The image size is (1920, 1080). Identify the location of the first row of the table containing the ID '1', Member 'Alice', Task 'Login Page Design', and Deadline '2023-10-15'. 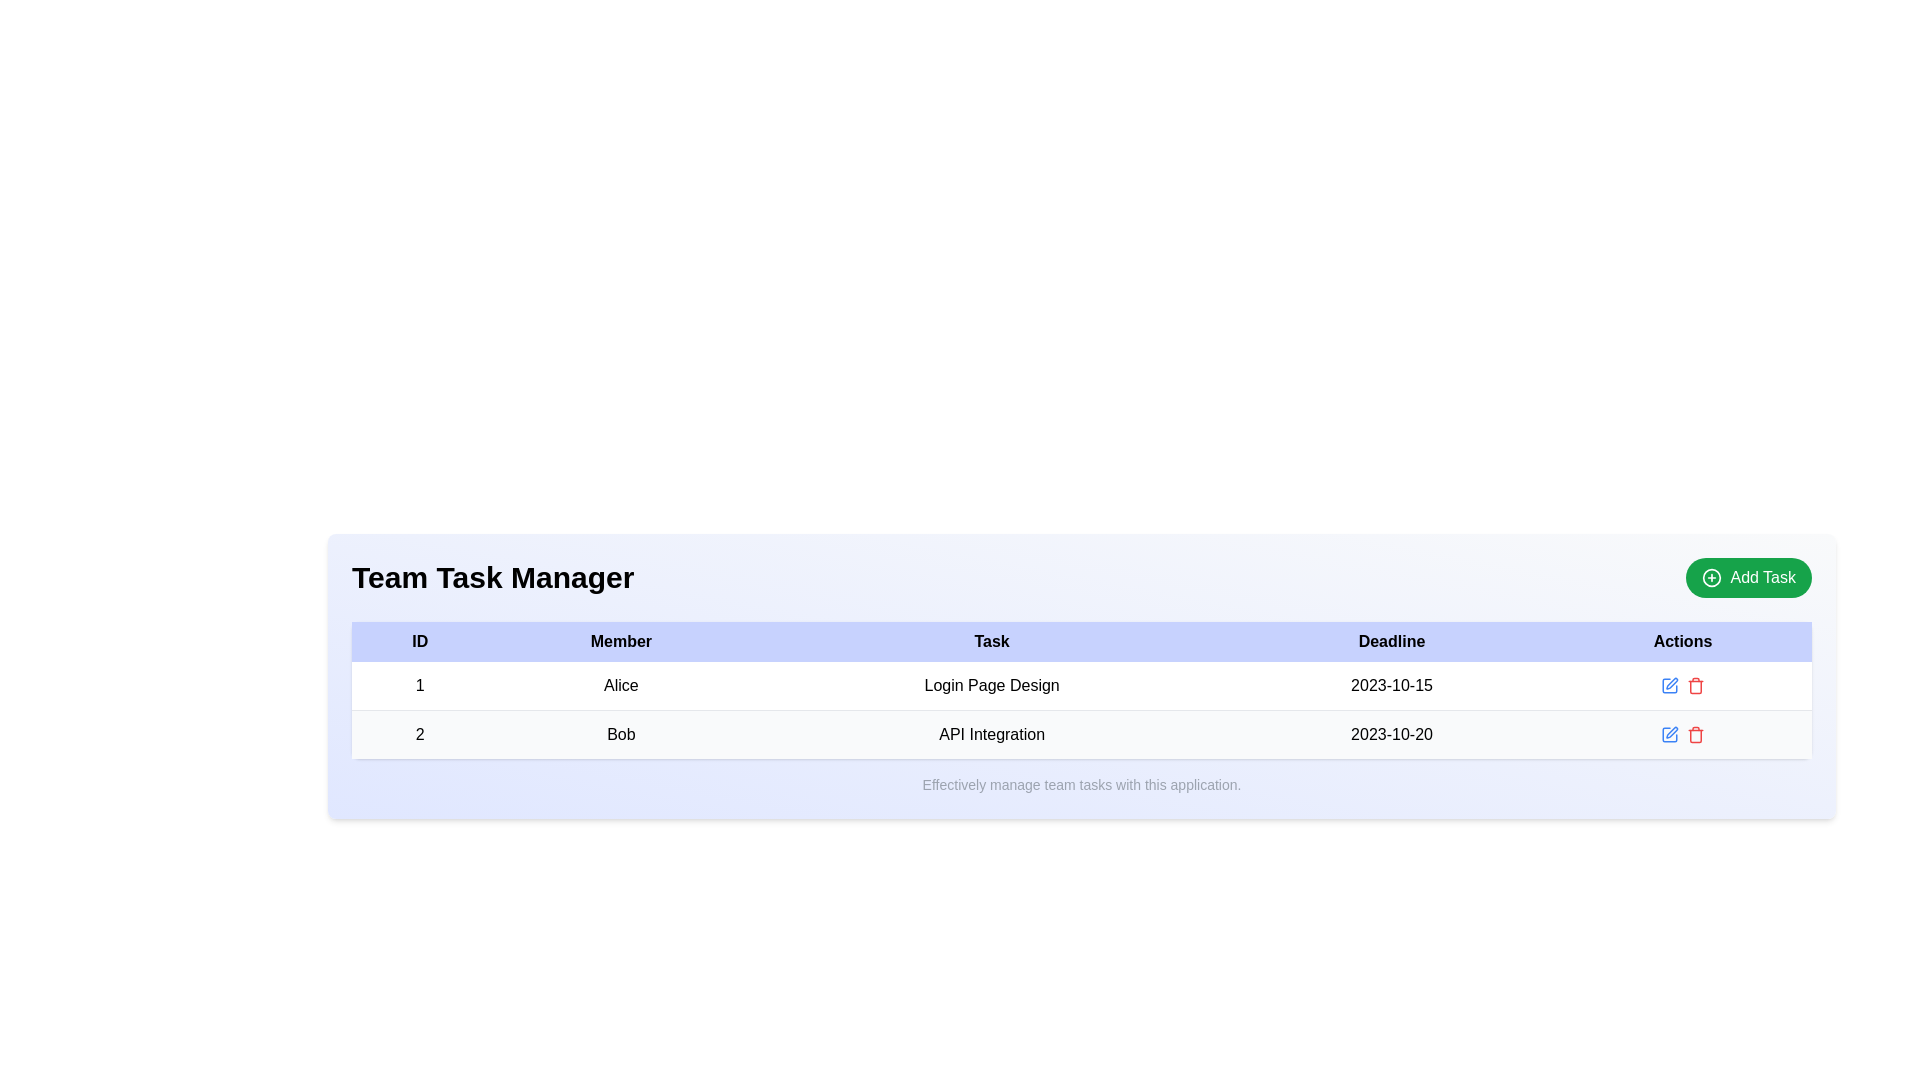
(1080, 685).